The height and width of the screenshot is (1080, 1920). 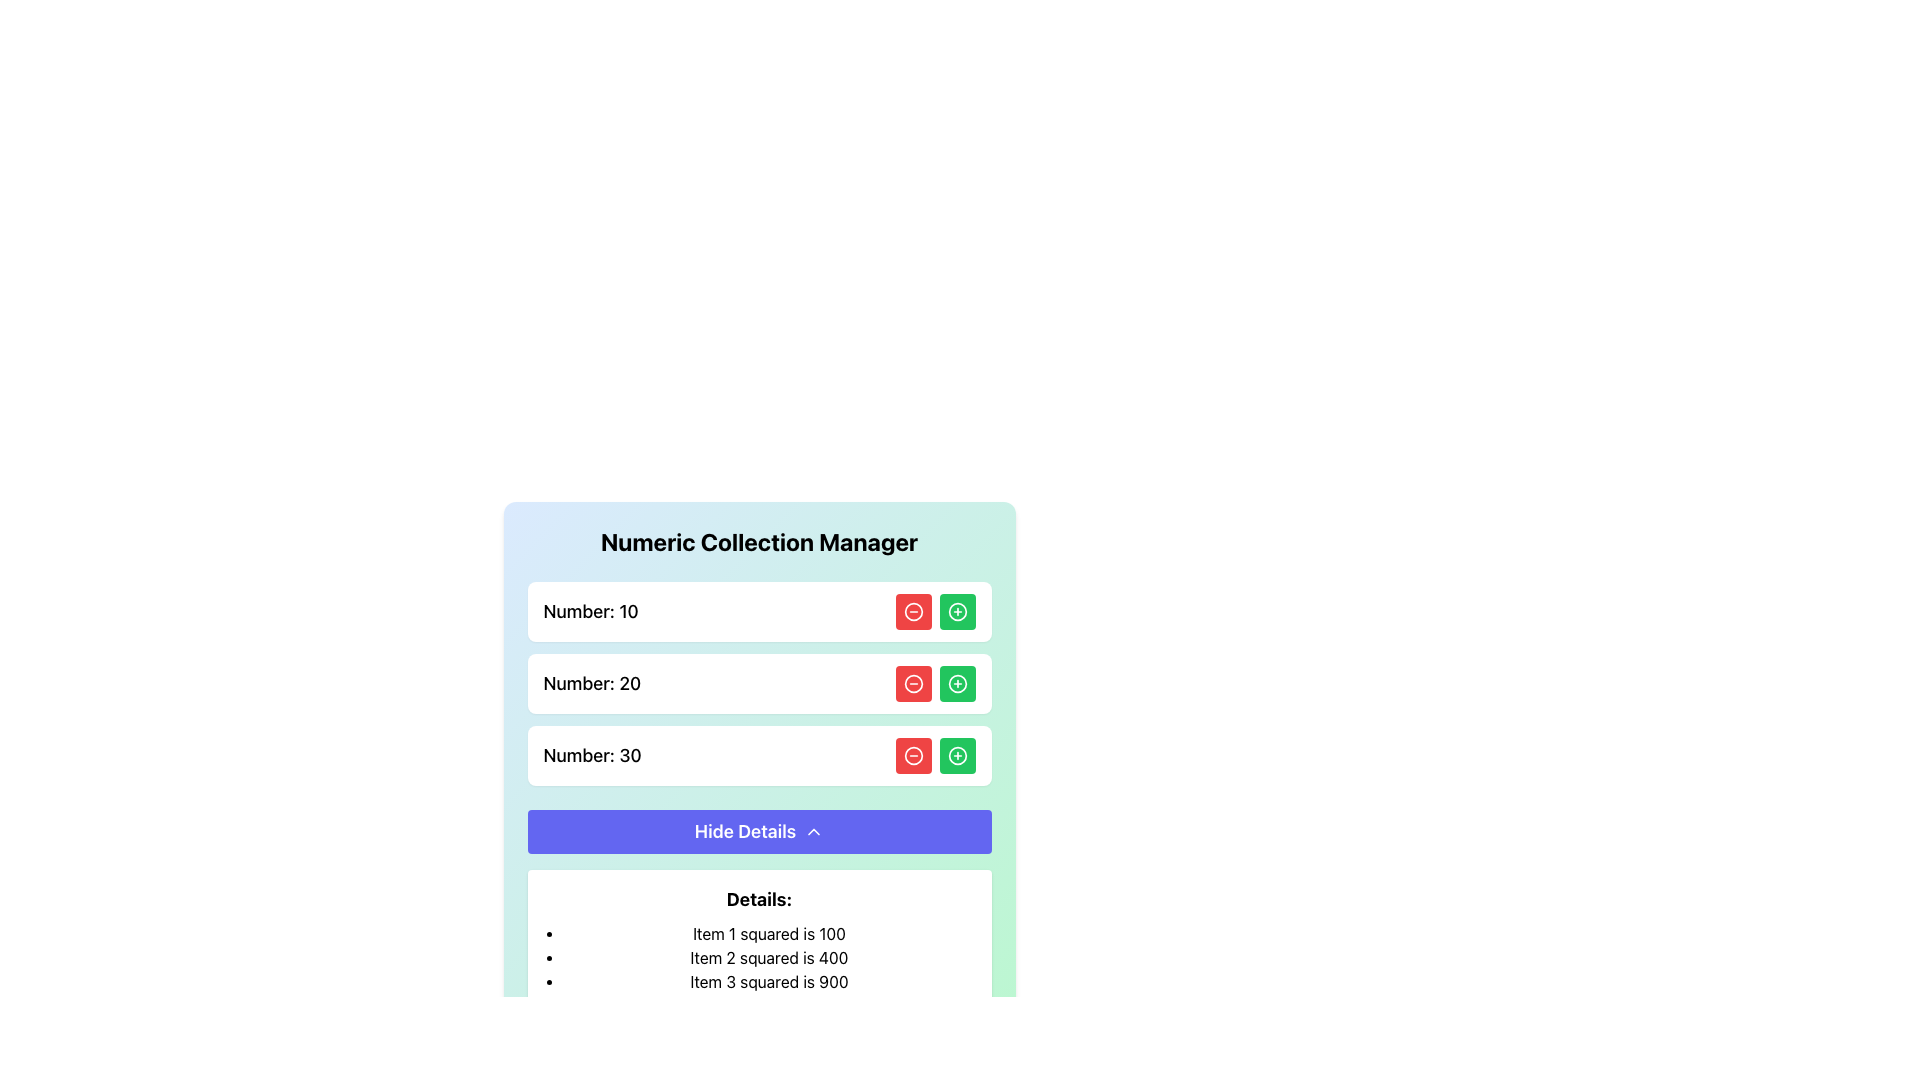 What do you see at coordinates (912, 682) in the screenshot?
I see `the decrement button located on the right side of the second row in the list, next to the number 20, to observe a visual response` at bounding box center [912, 682].